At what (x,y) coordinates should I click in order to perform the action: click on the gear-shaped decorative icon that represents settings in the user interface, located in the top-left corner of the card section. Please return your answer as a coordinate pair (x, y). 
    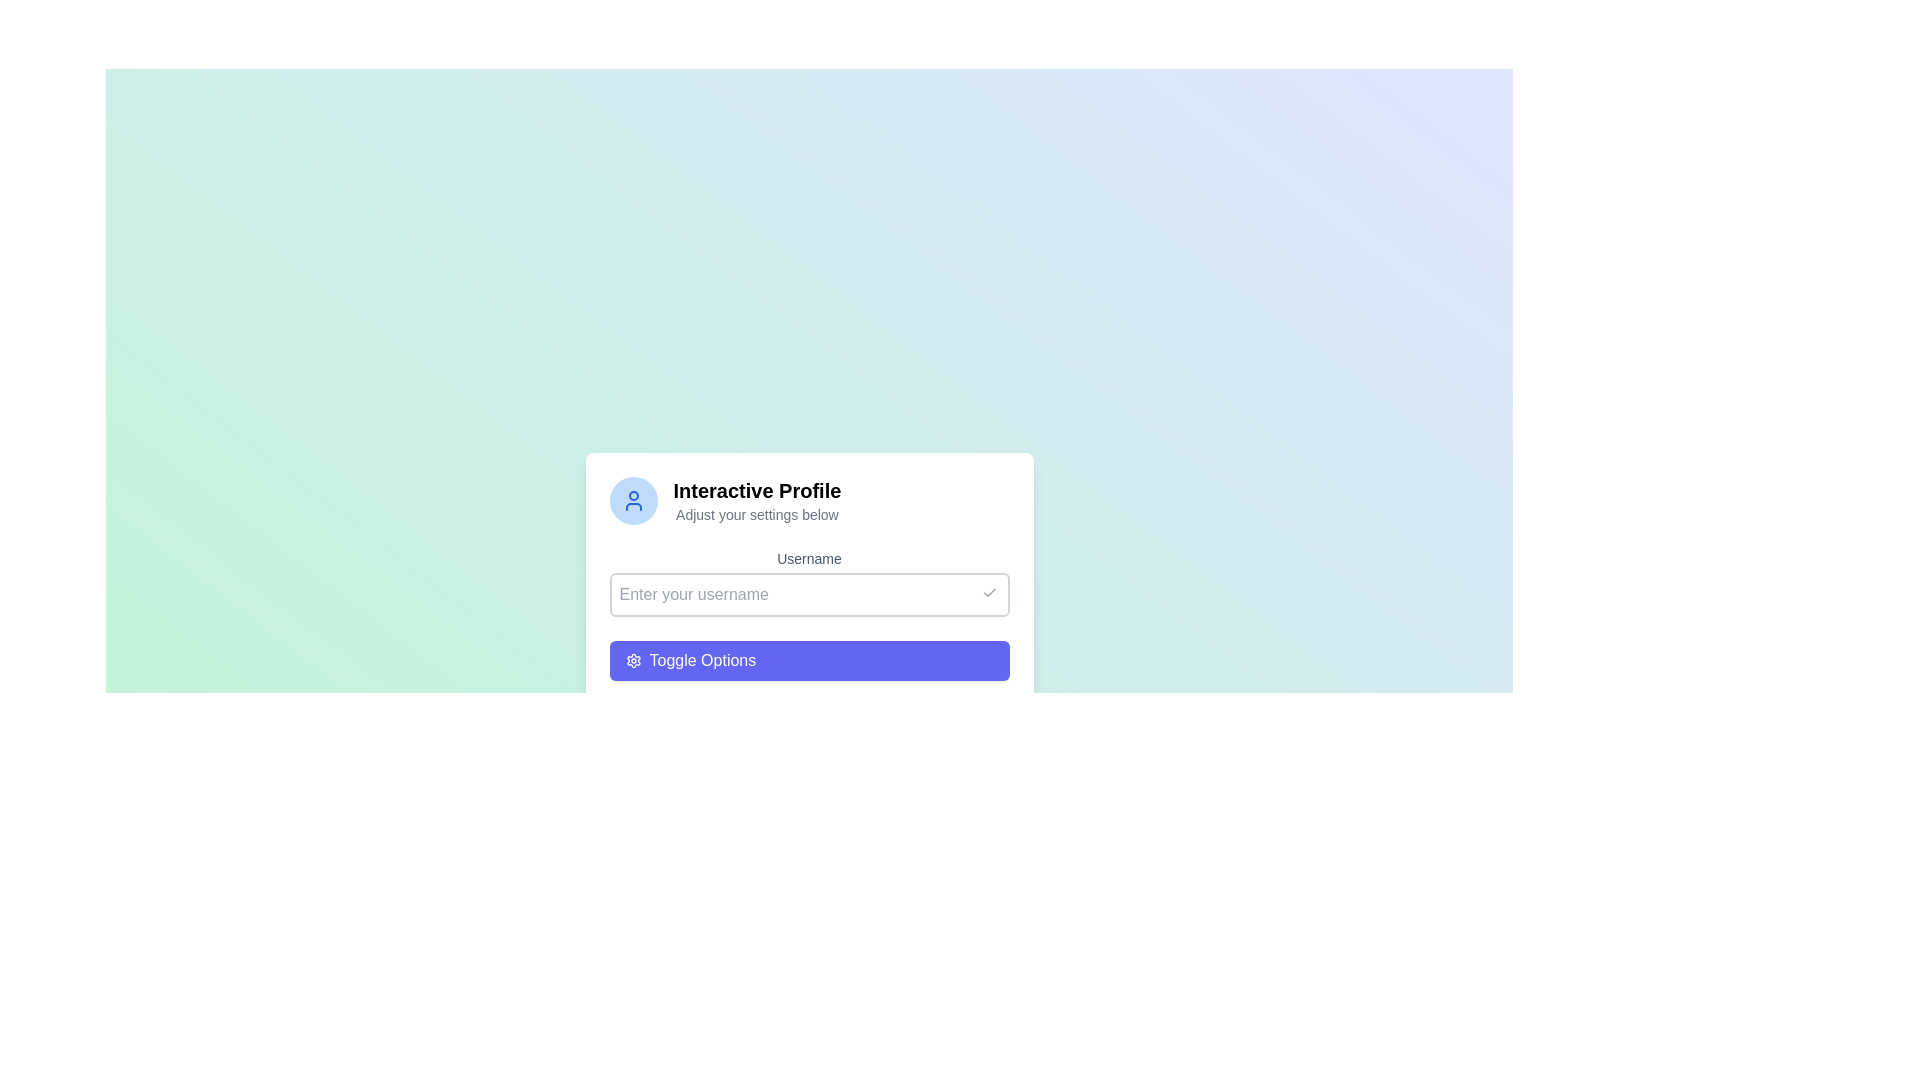
    Looking at the image, I should click on (632, 660).